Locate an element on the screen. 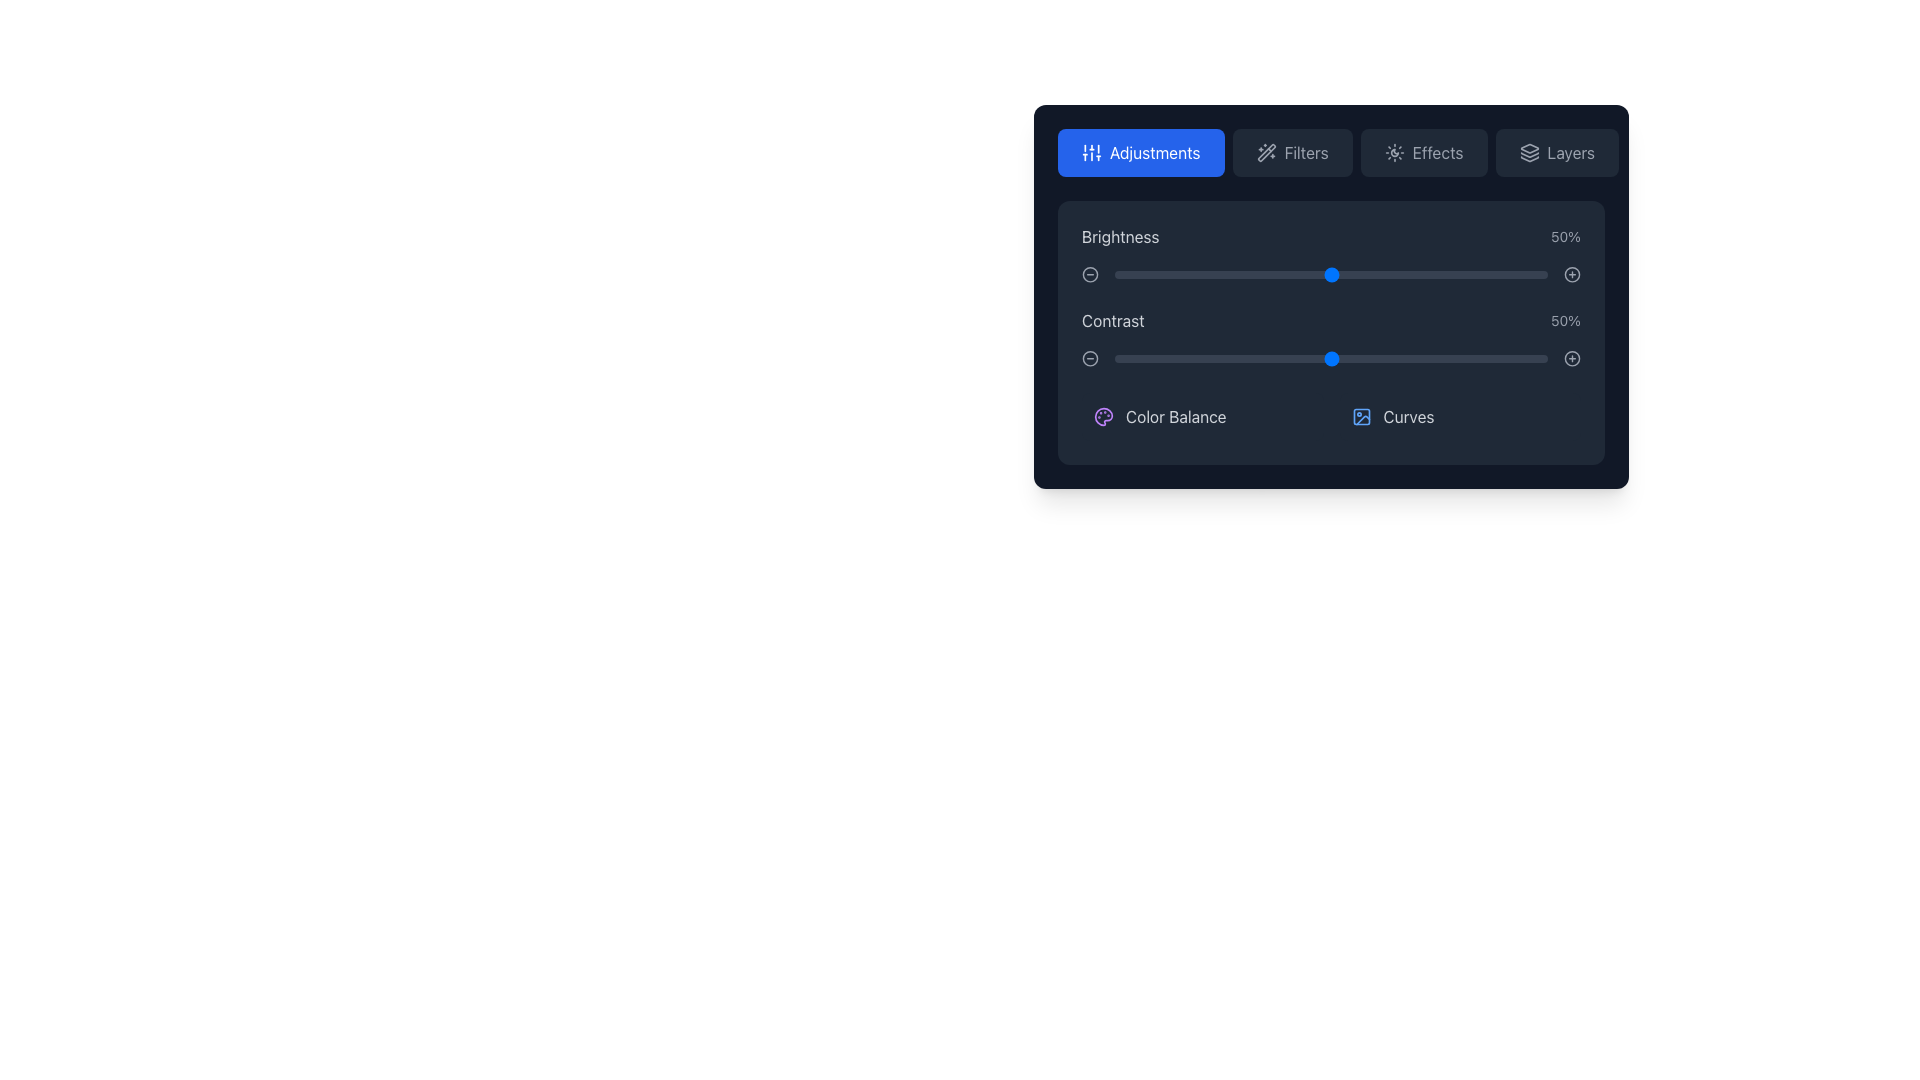  the text label located towards the bottom left of the dialog, immediately to the right of the purple icon is located at coordinates (1176, 415).